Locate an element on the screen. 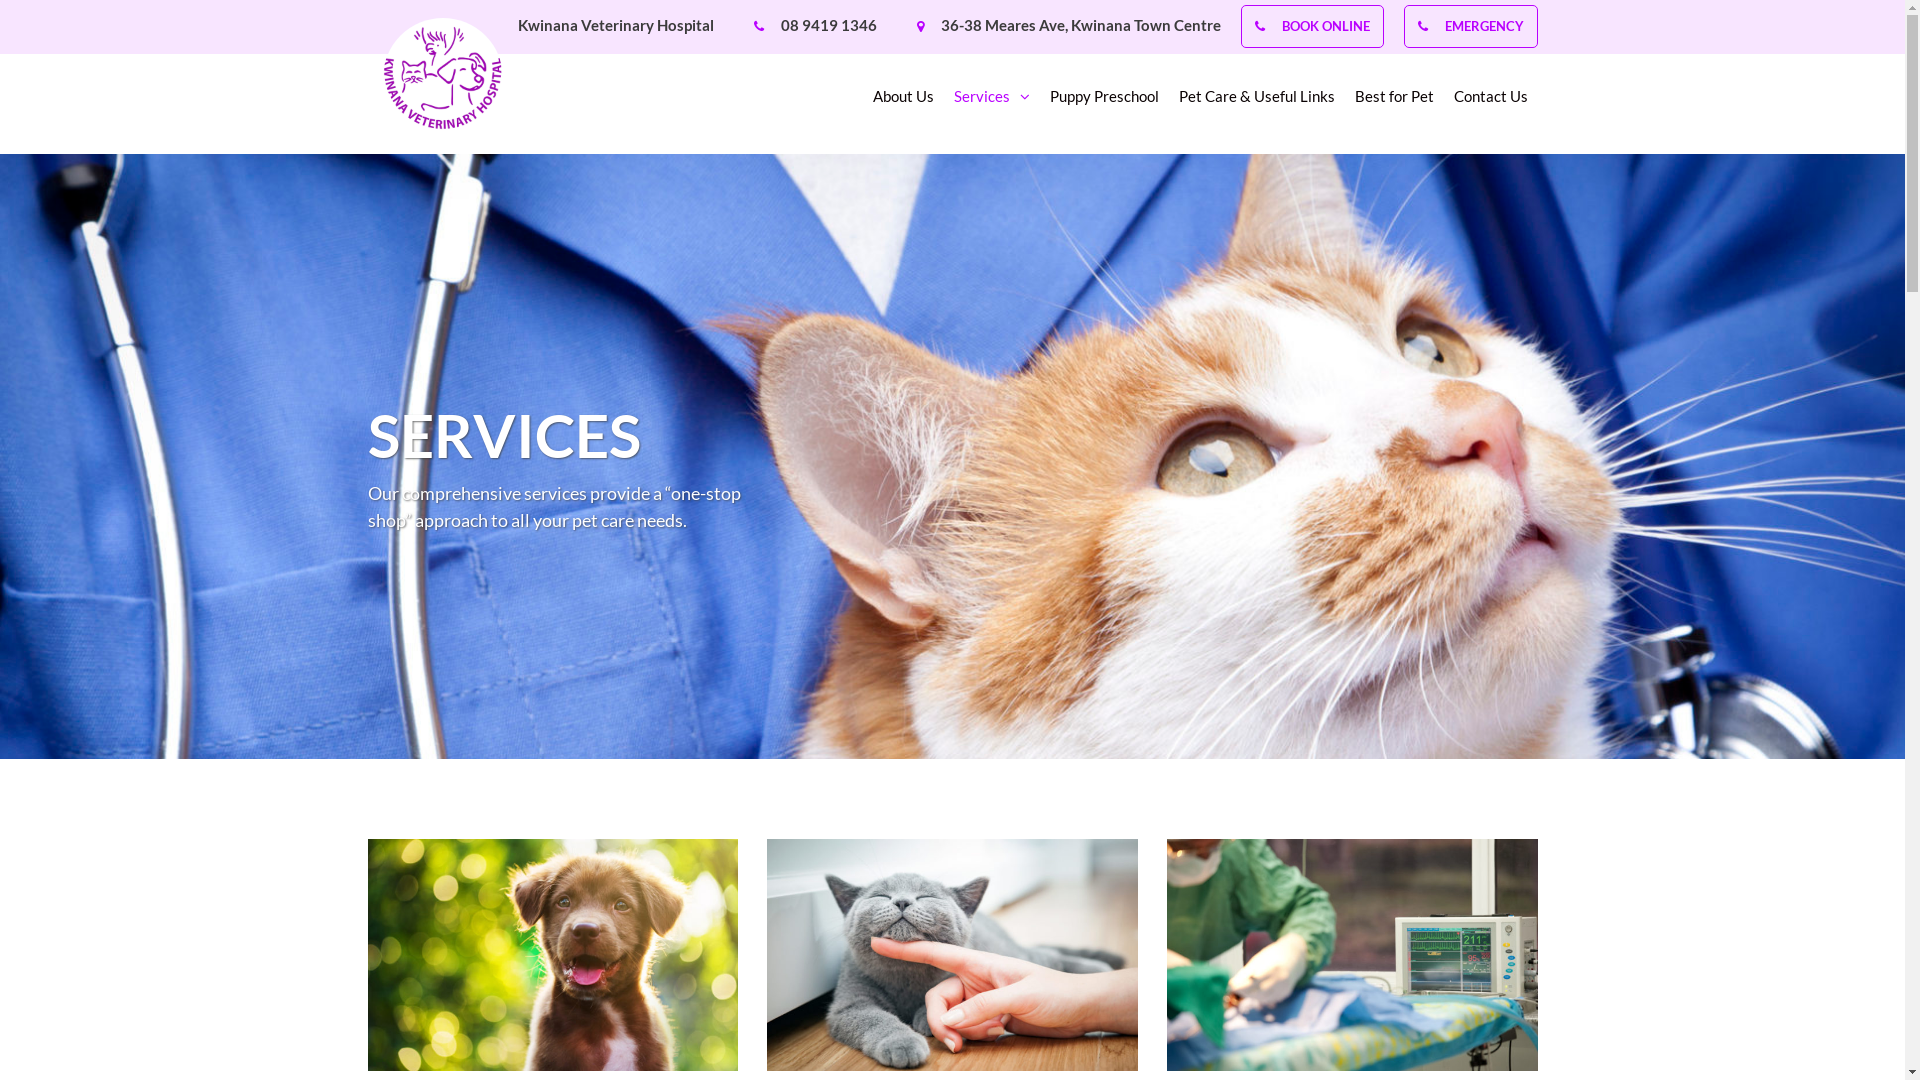 This screenshot has height=1080, width=1920. 'About Us' is located at coordinates (872, 101).